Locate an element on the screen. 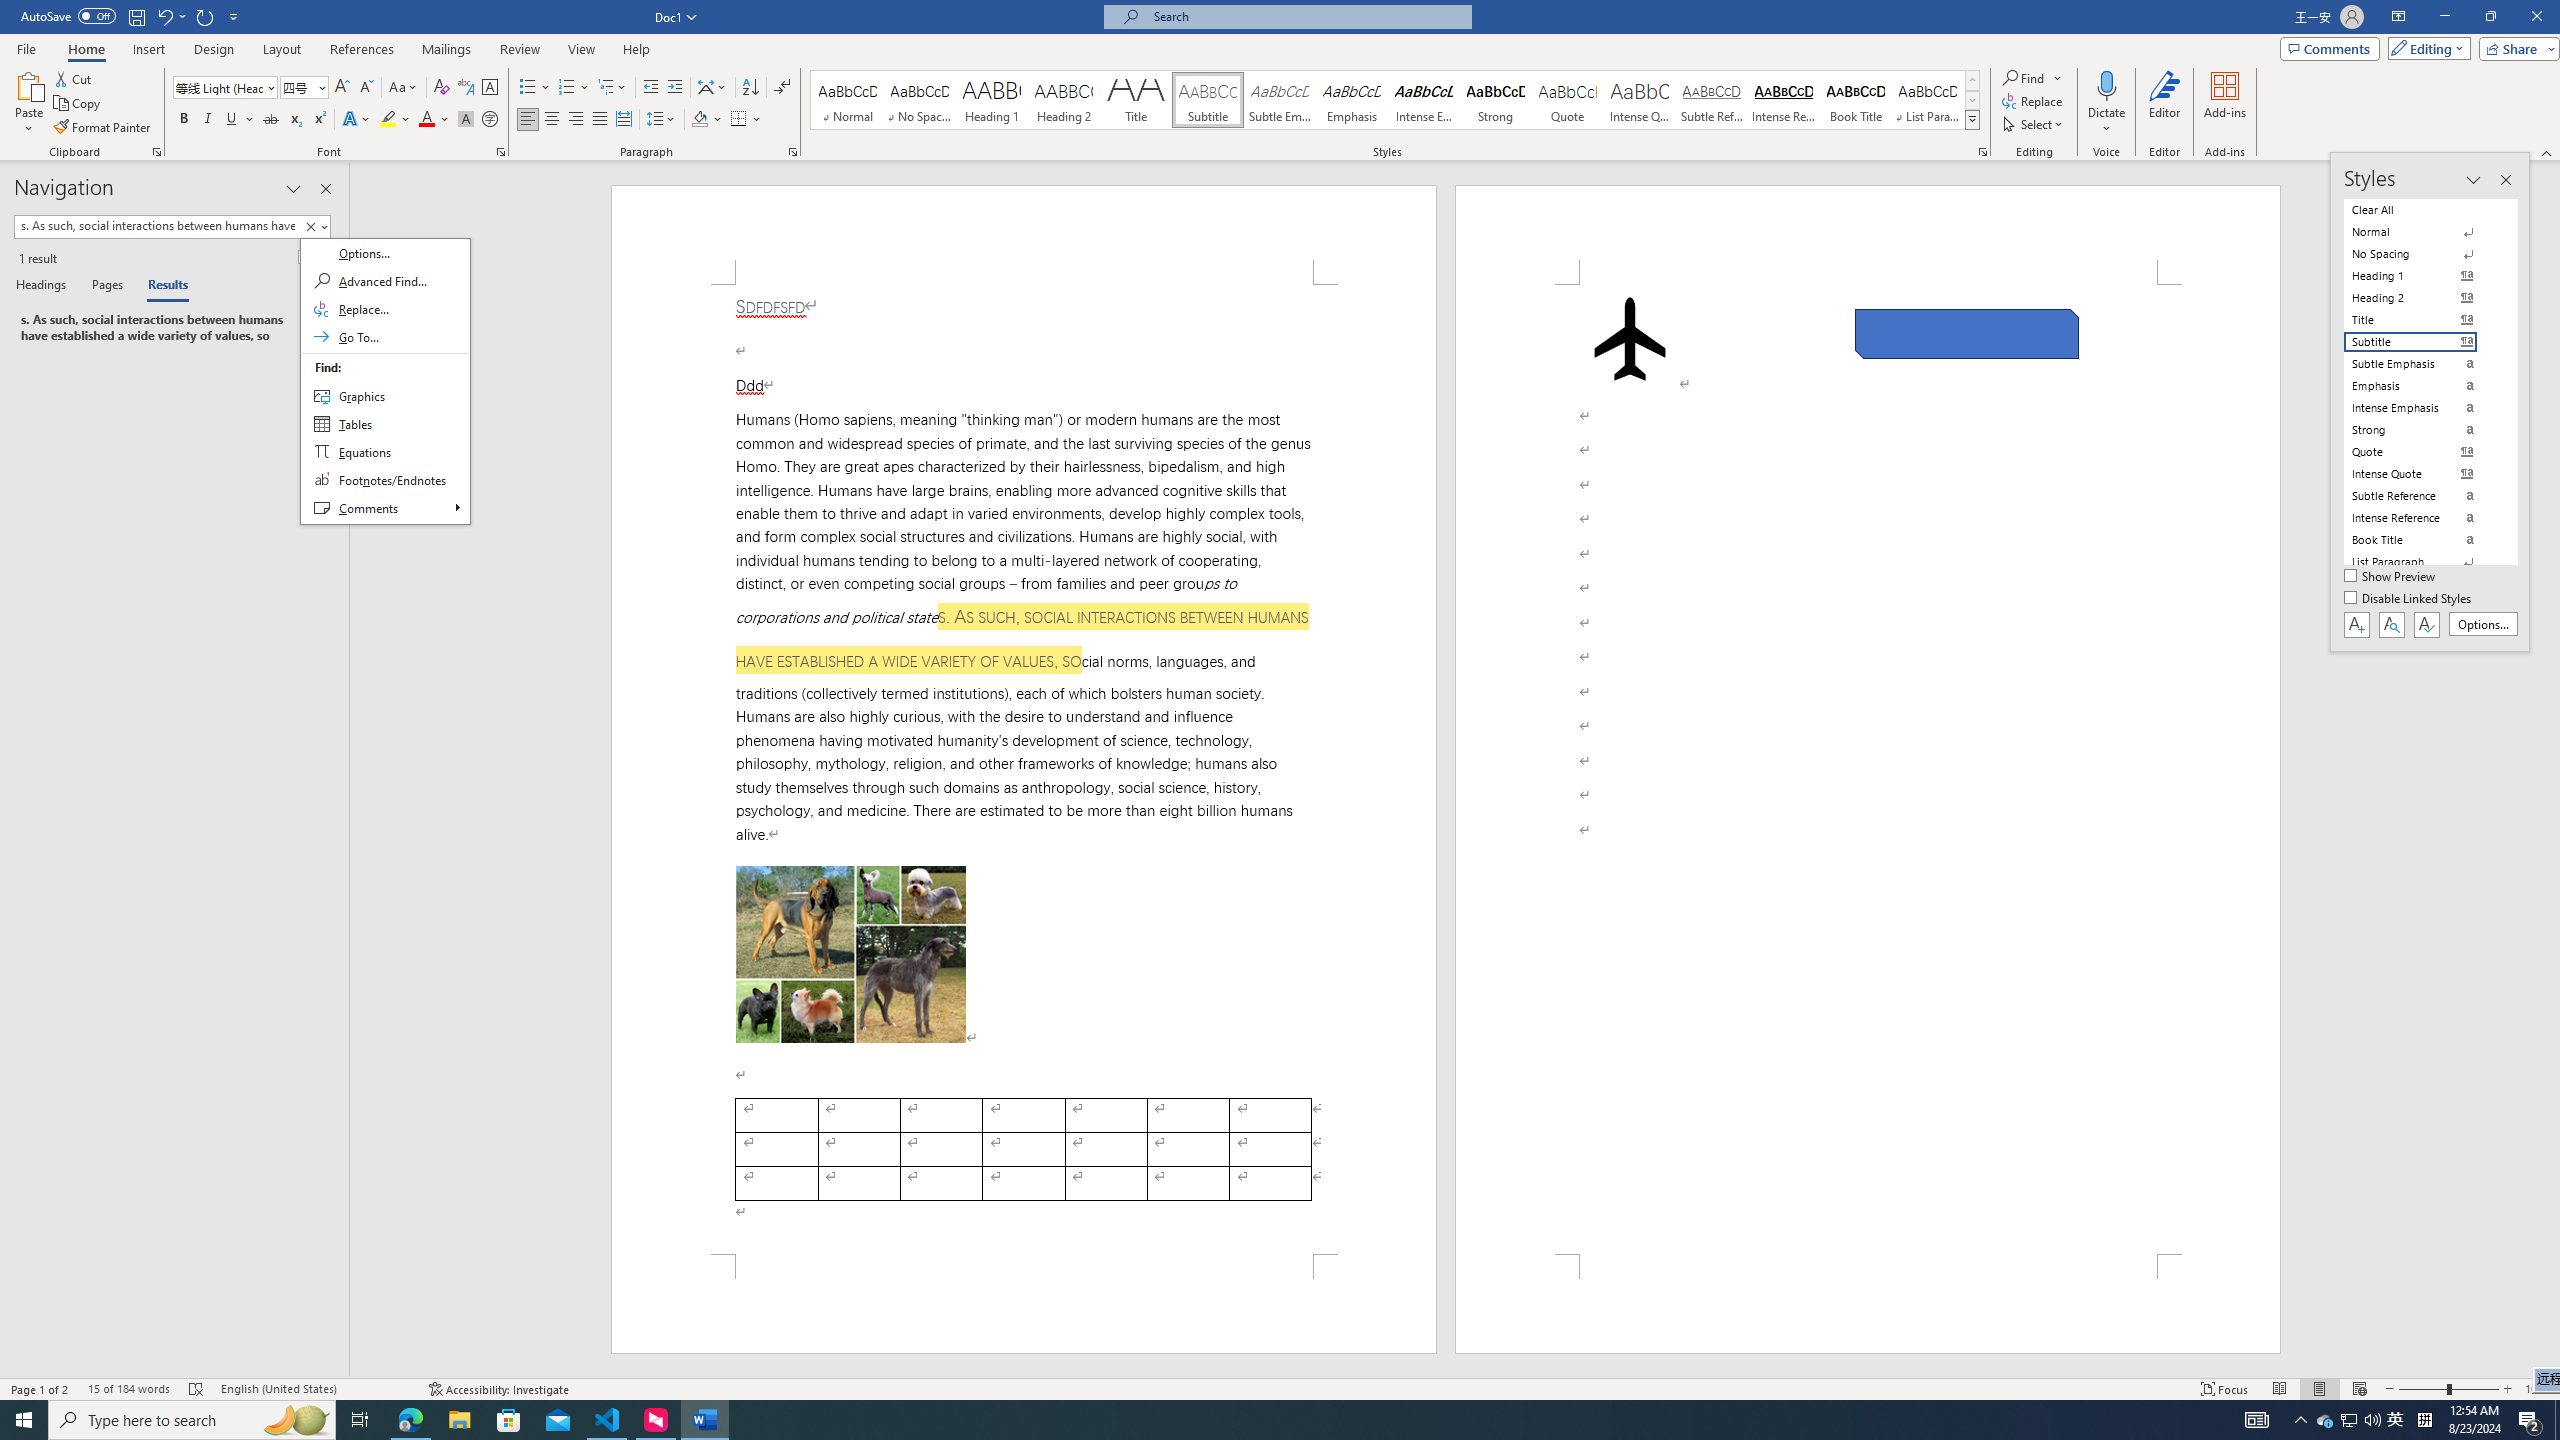 Image resolution: width=2560 pixels, height=1440 pixels. 'Show Preview' is located at coordinates (2392, 577).